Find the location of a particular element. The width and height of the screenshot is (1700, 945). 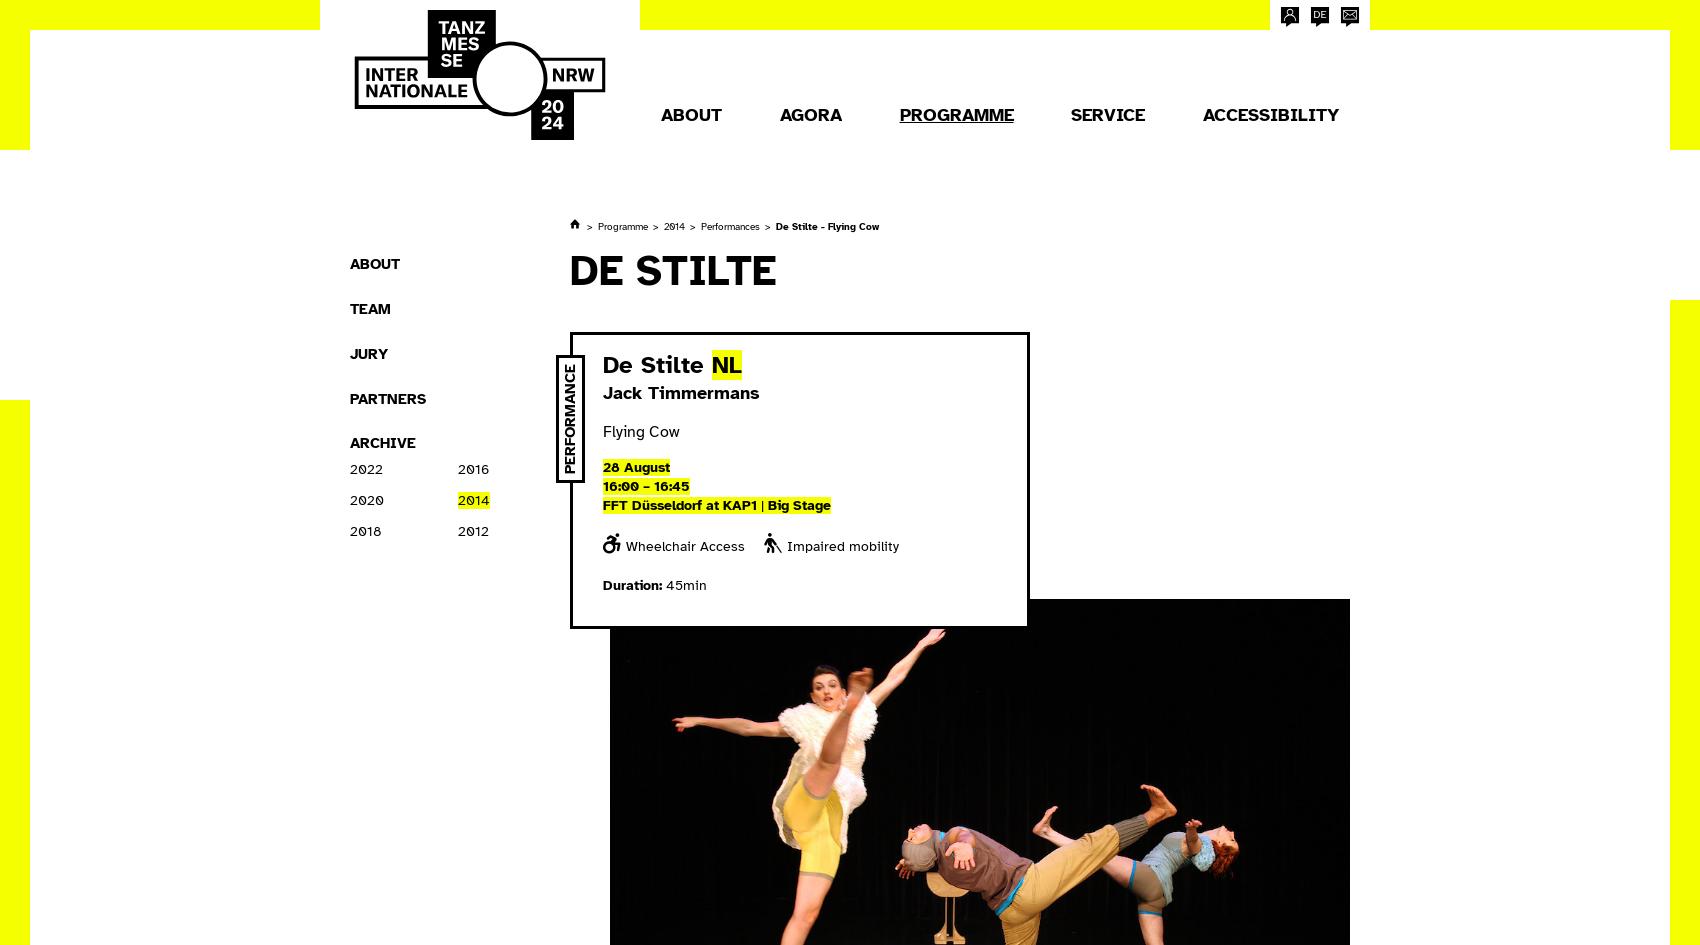

'Jack Timmermans' is located at coordinates (601, 392).